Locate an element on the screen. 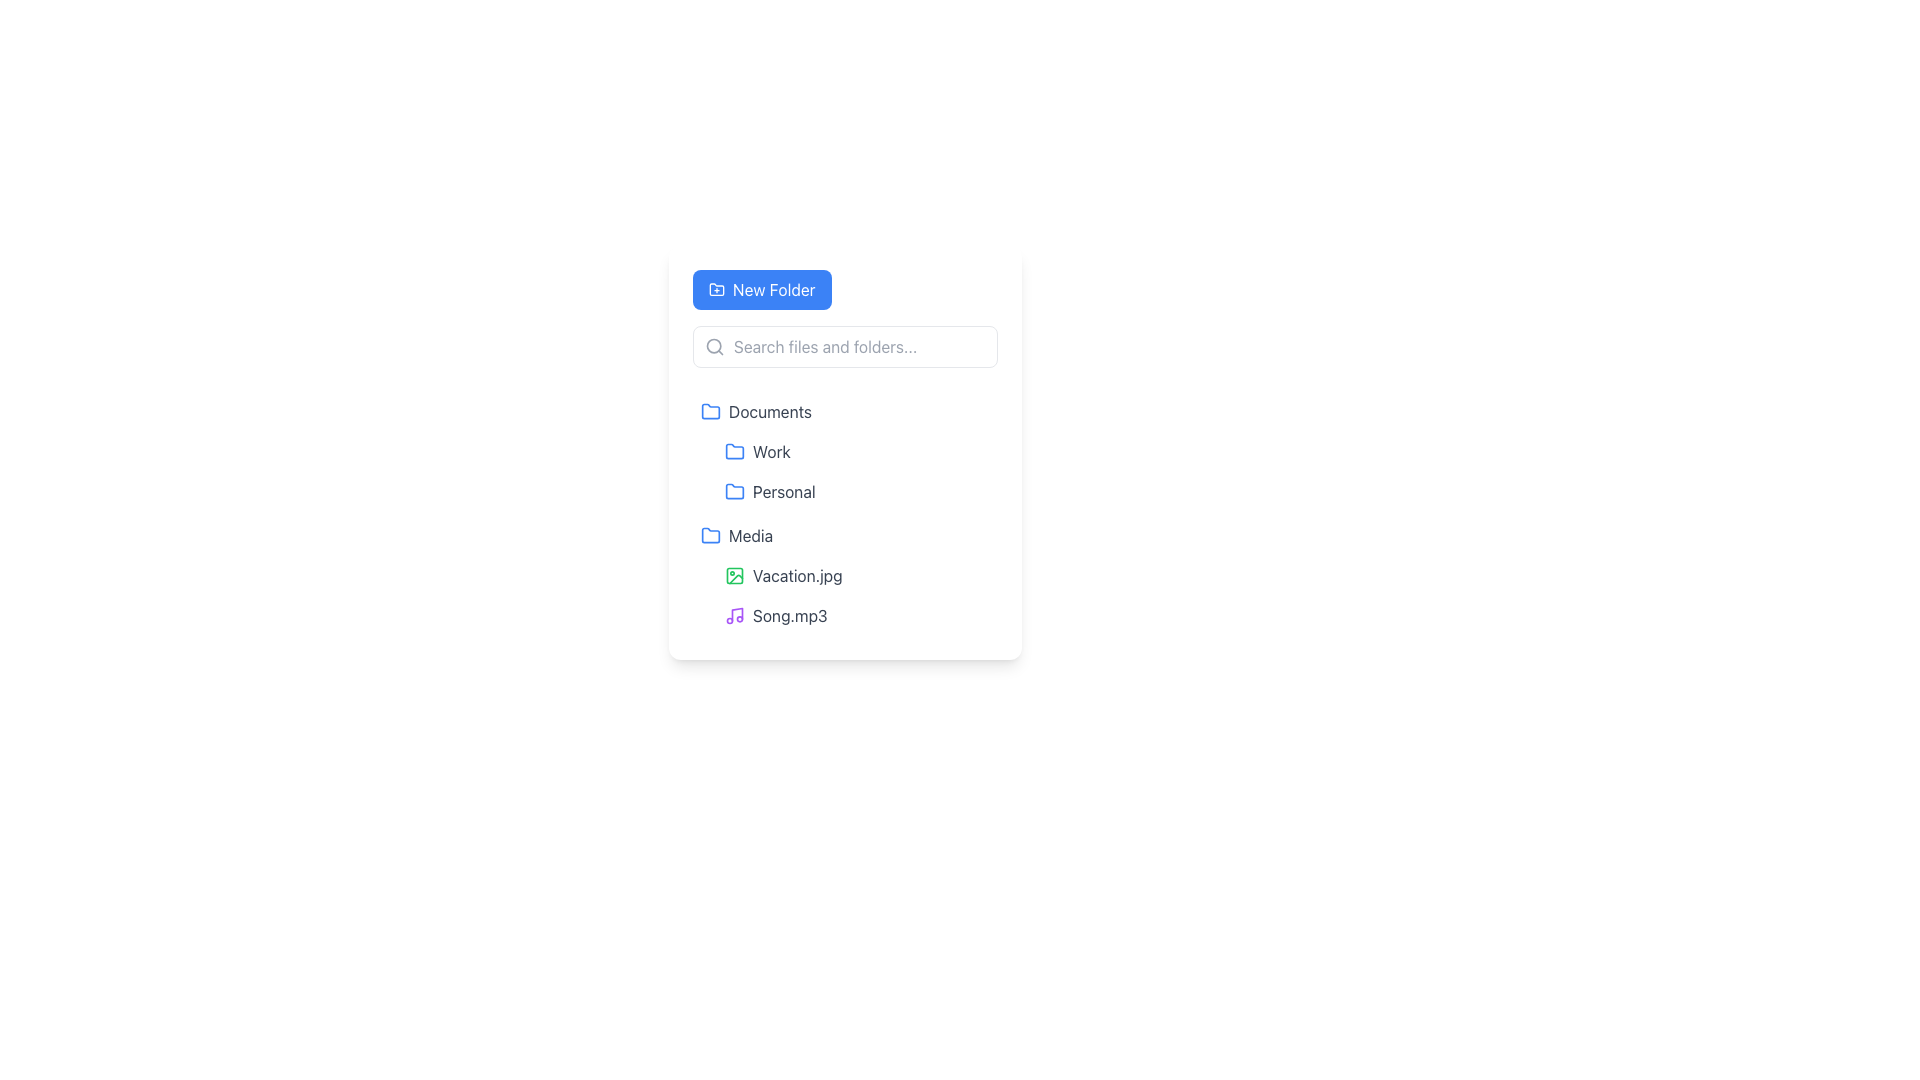  the selectable folder item labeled 'Work' located is located at coordinates (857, 451).